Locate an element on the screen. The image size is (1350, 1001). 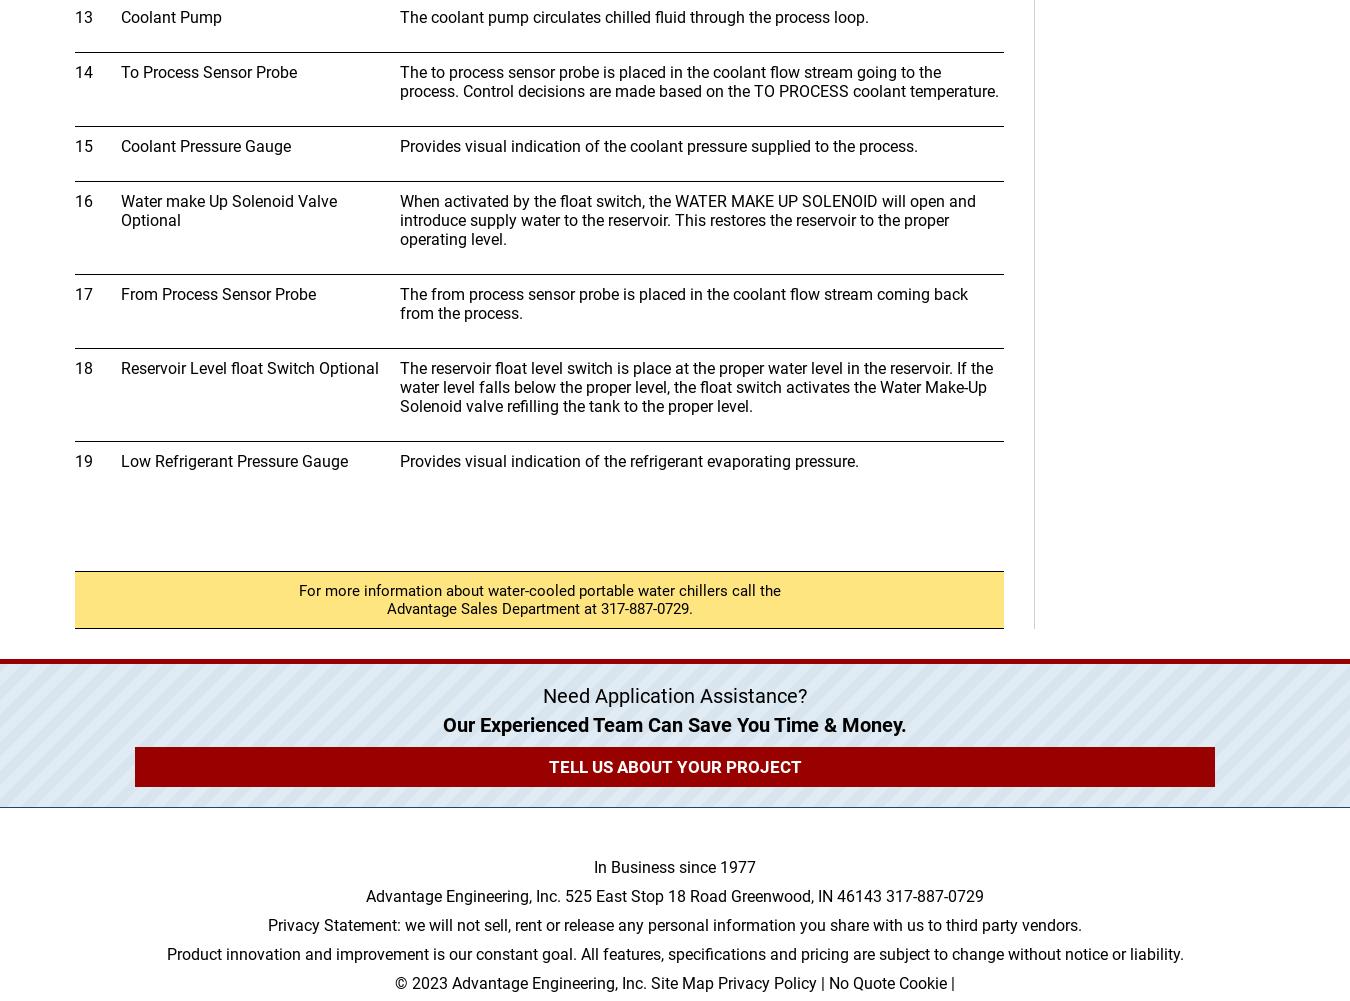
'16' is located at coordinates (82, 201).